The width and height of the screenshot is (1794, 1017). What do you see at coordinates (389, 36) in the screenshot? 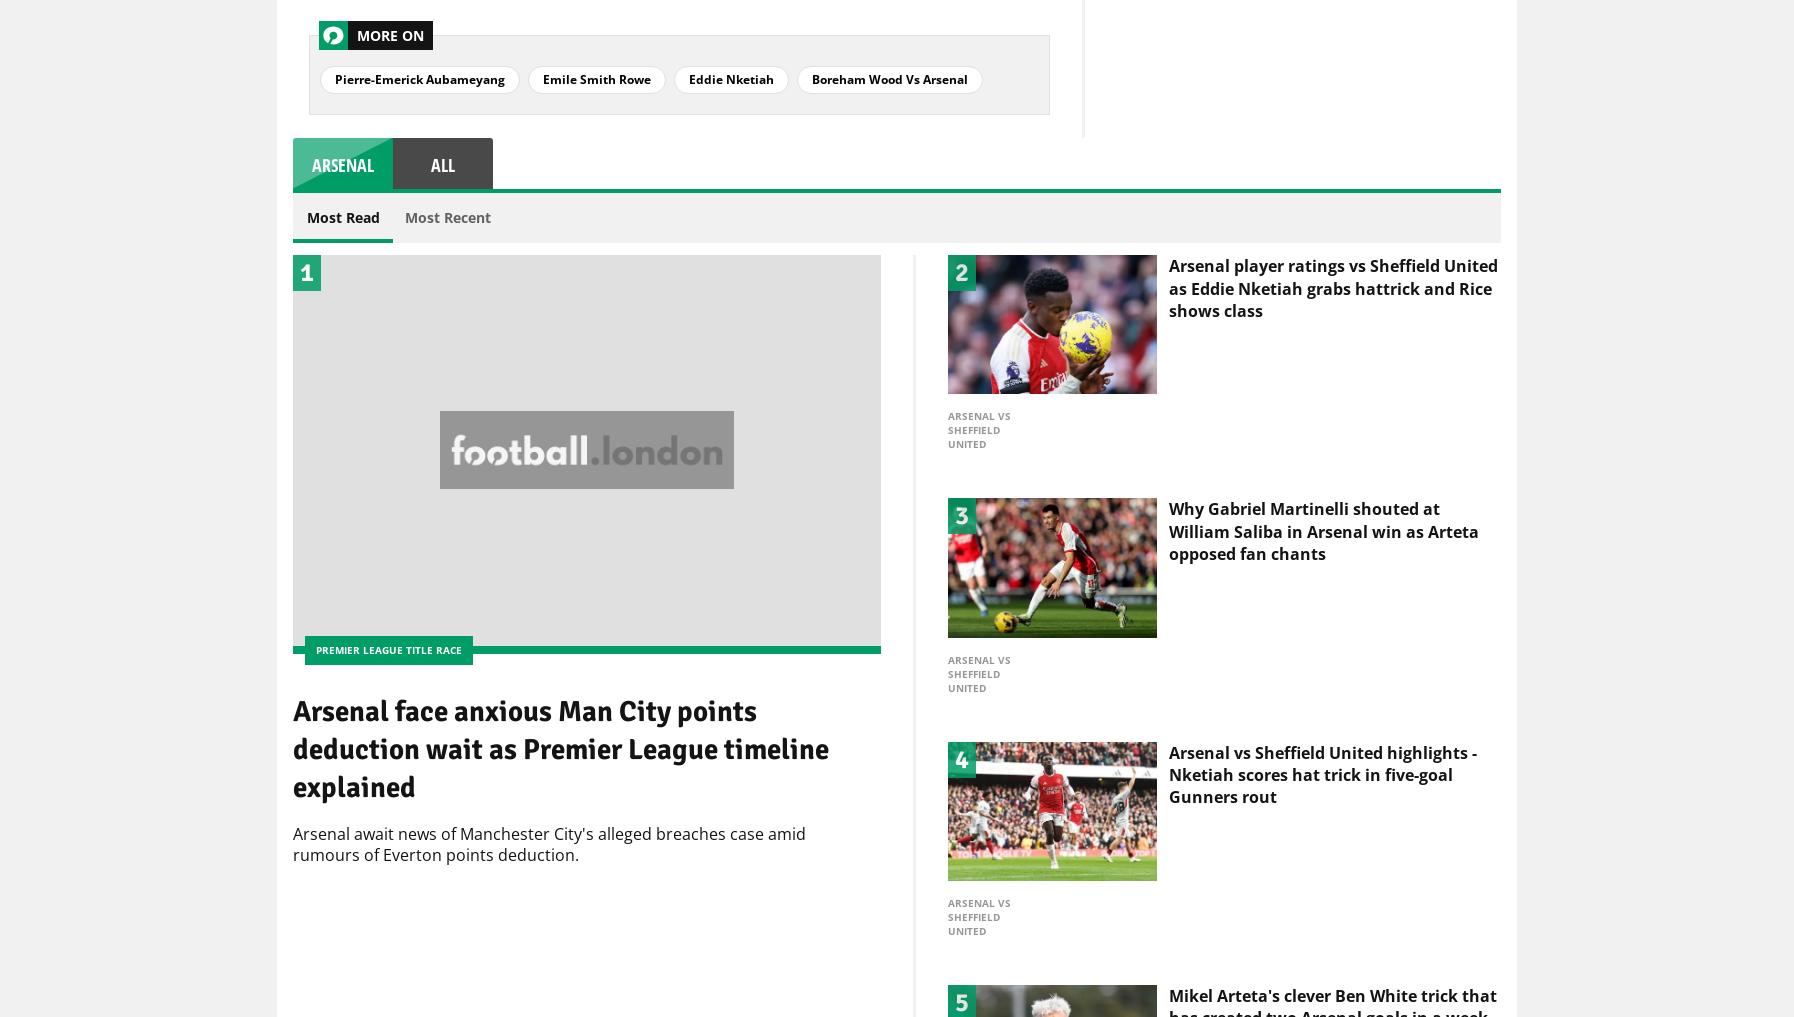
I see `'More On'` at bounding box center [389, 36].